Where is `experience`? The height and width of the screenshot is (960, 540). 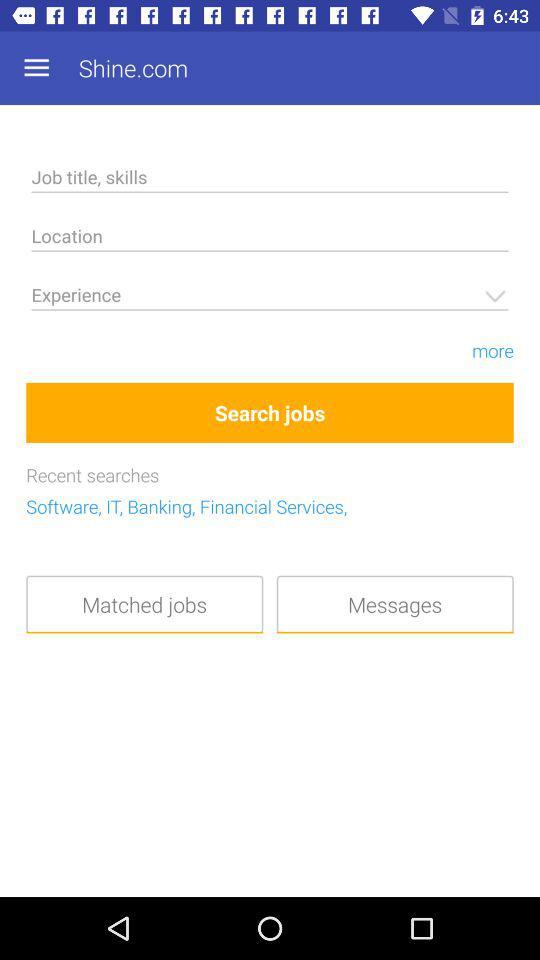
experience is located at coordinates (270, 297).